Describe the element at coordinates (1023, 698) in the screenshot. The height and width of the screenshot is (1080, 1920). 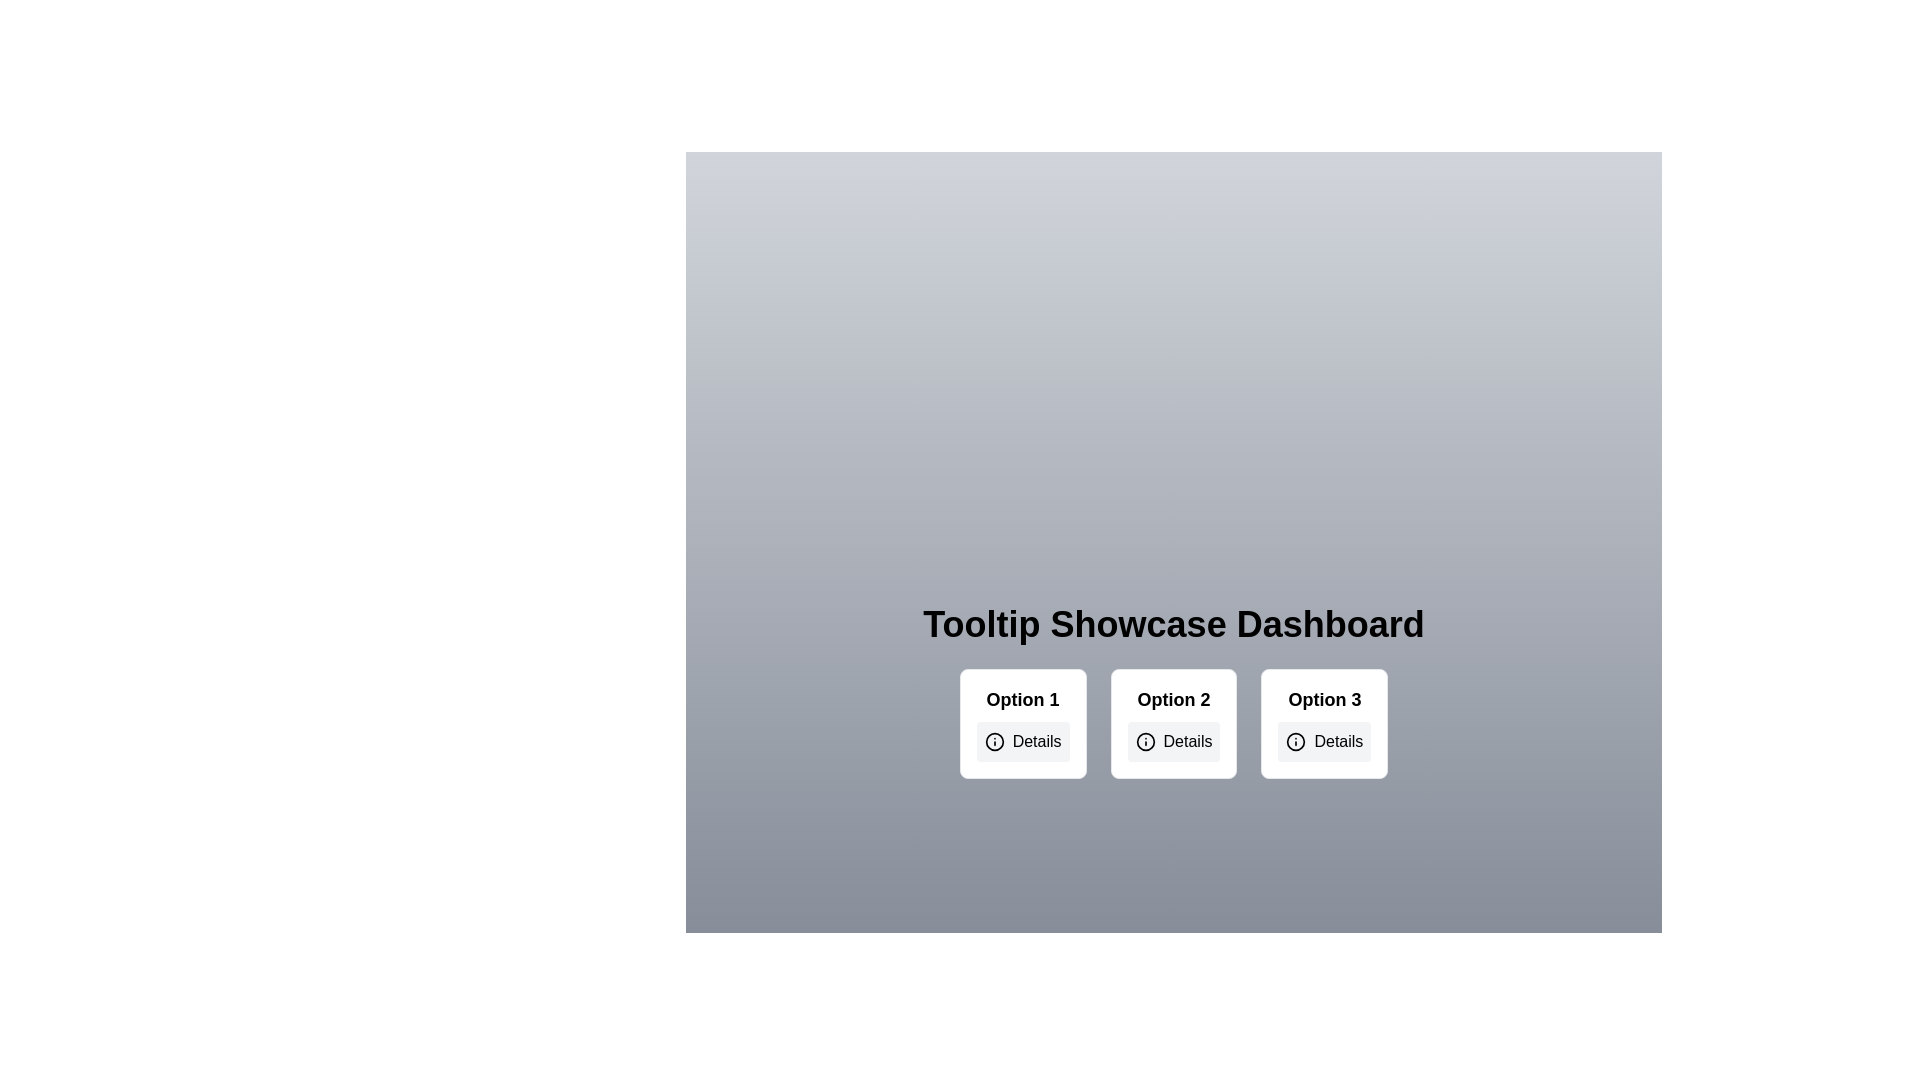
I see `text label displaying the option name located at the top central position of the leftmost card in a horizontal arrangement of three cards` at that location.